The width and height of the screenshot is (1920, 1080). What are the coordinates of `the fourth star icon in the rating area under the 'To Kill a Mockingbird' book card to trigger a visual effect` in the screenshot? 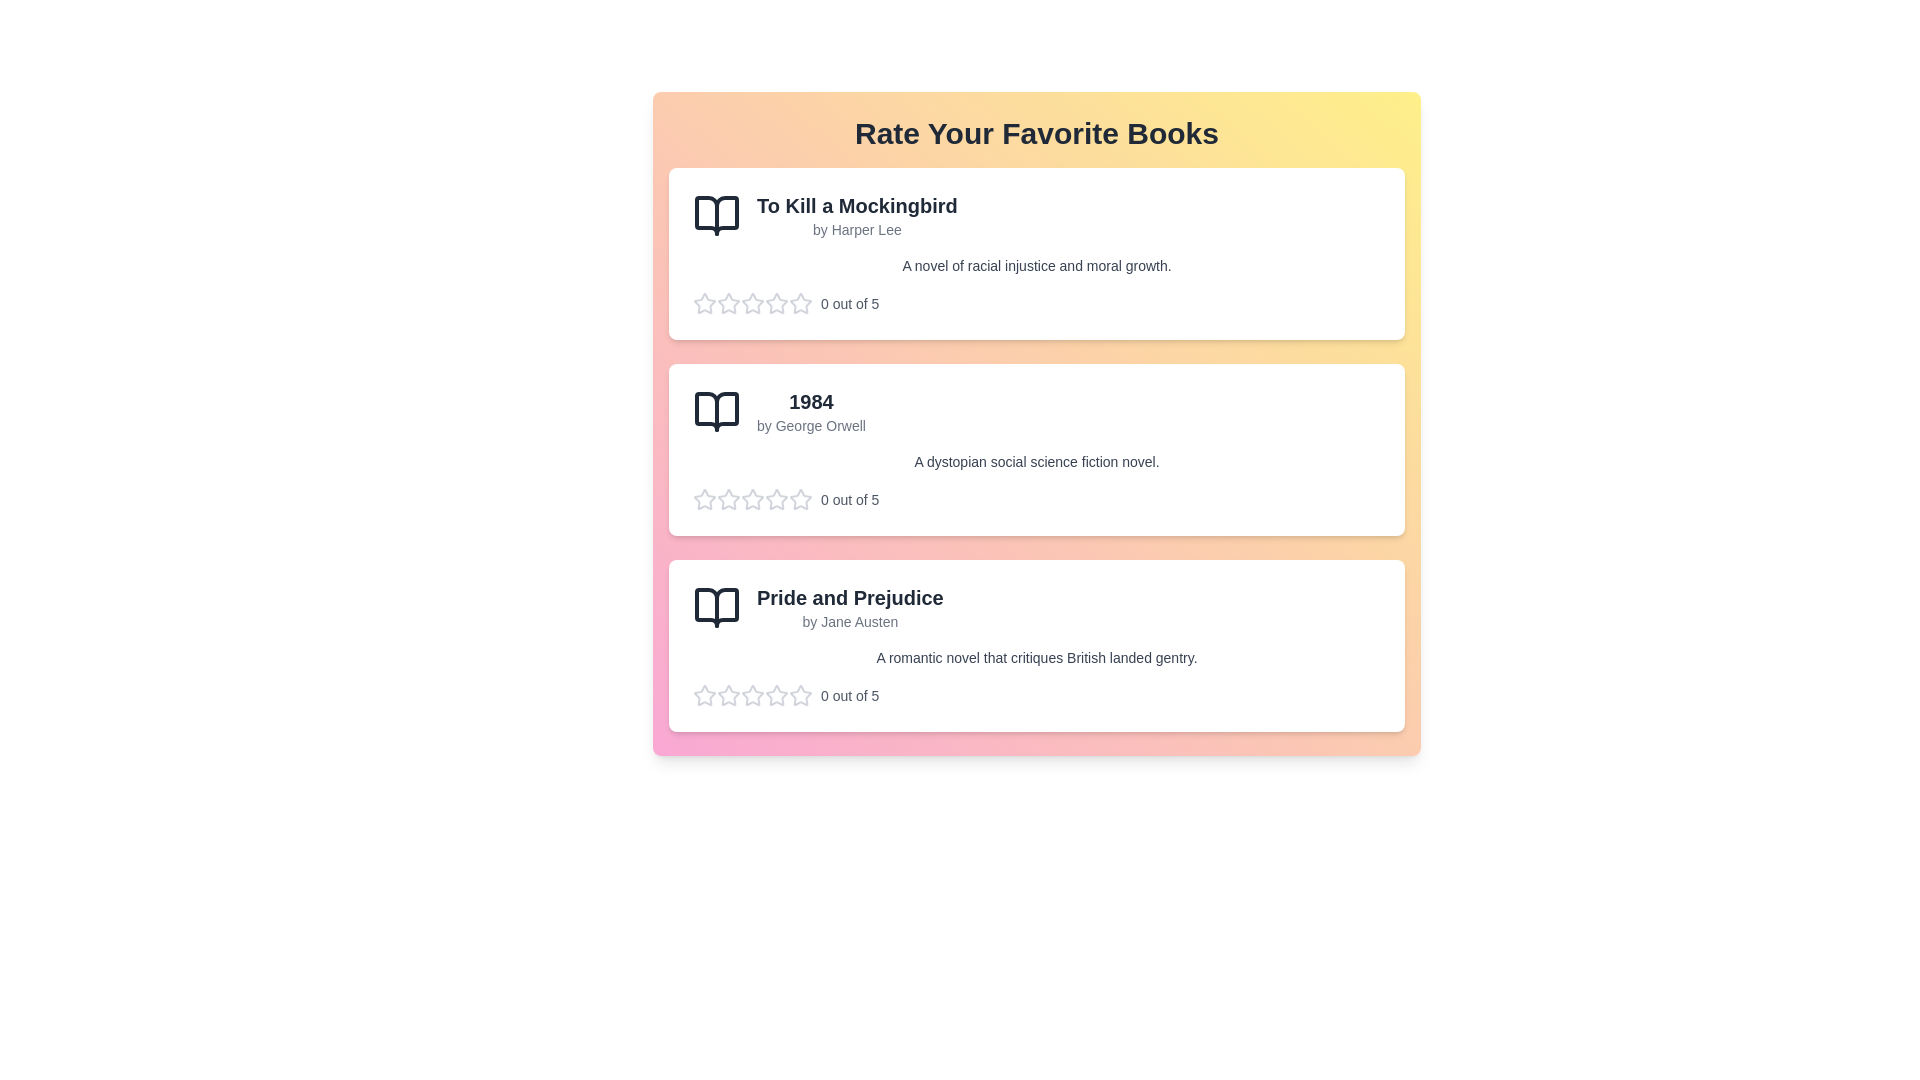 It's located at (752, 304).